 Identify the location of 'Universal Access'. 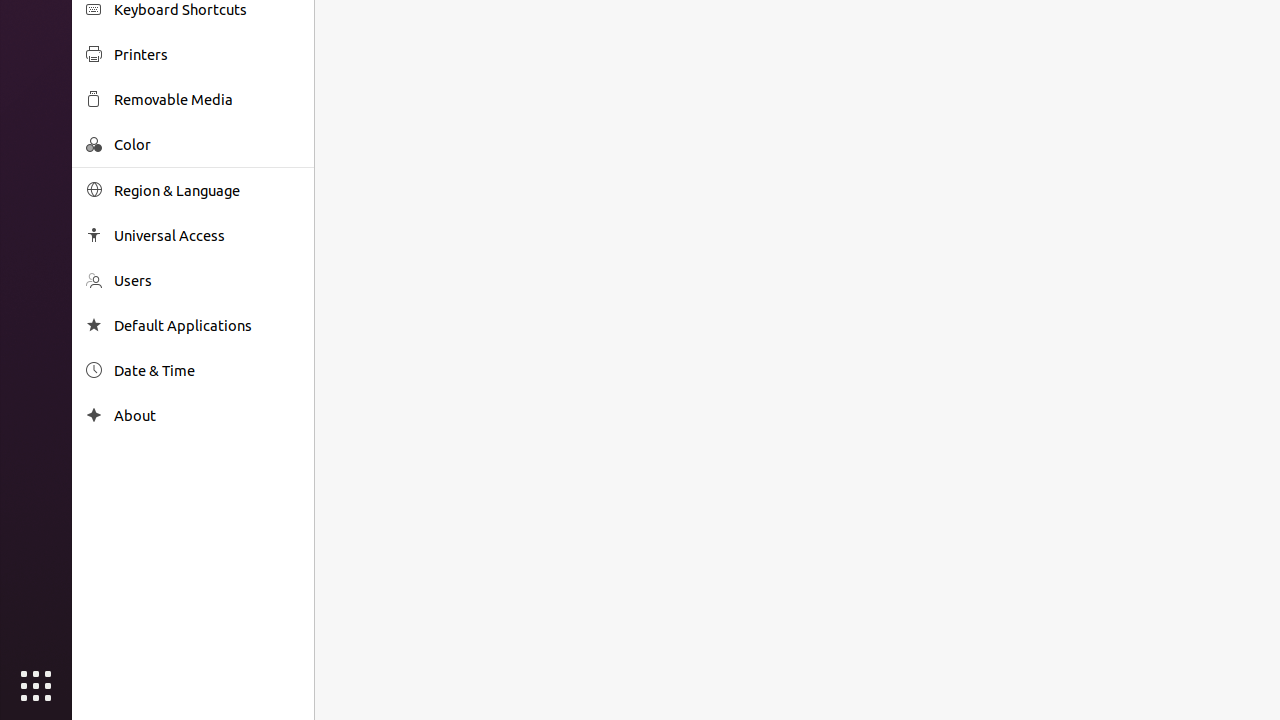
(206, 234).